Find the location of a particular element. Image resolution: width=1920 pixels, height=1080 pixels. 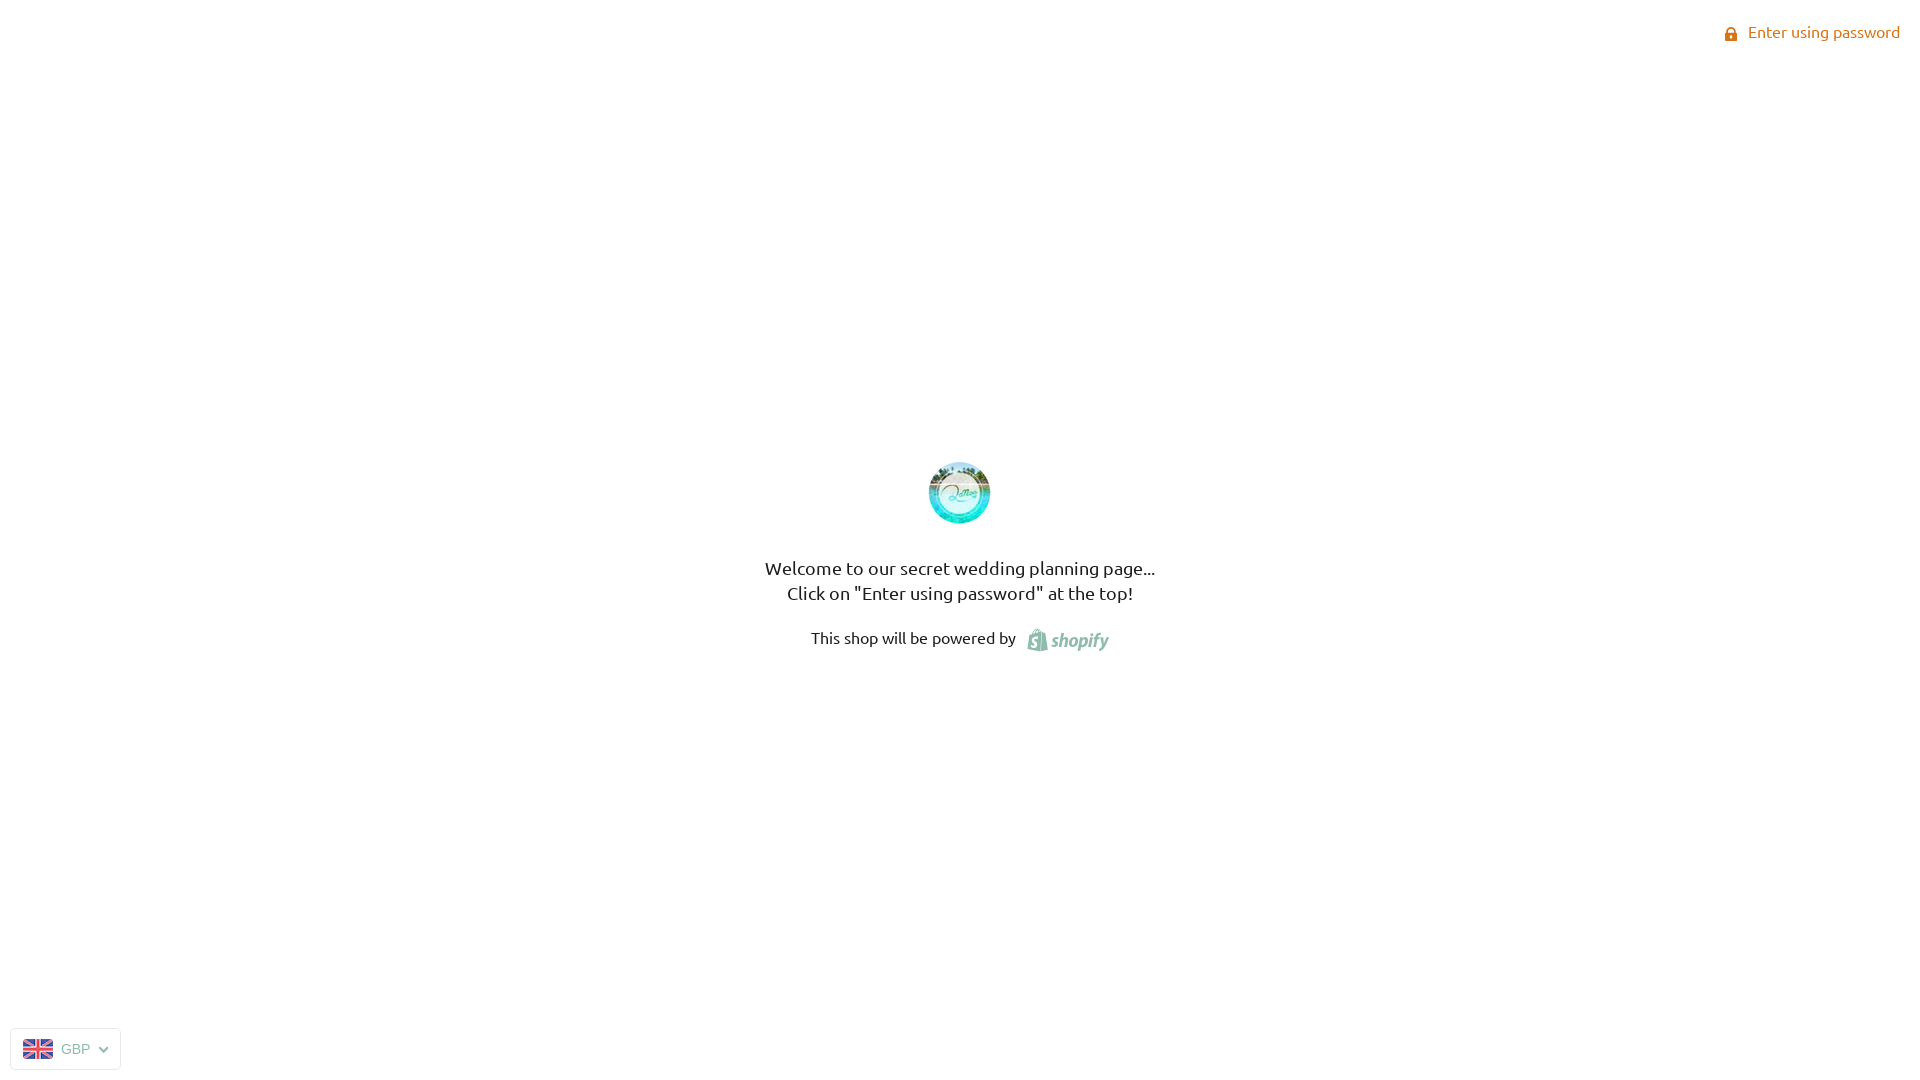

'Shopify' is located at coordinates (1063, 636).